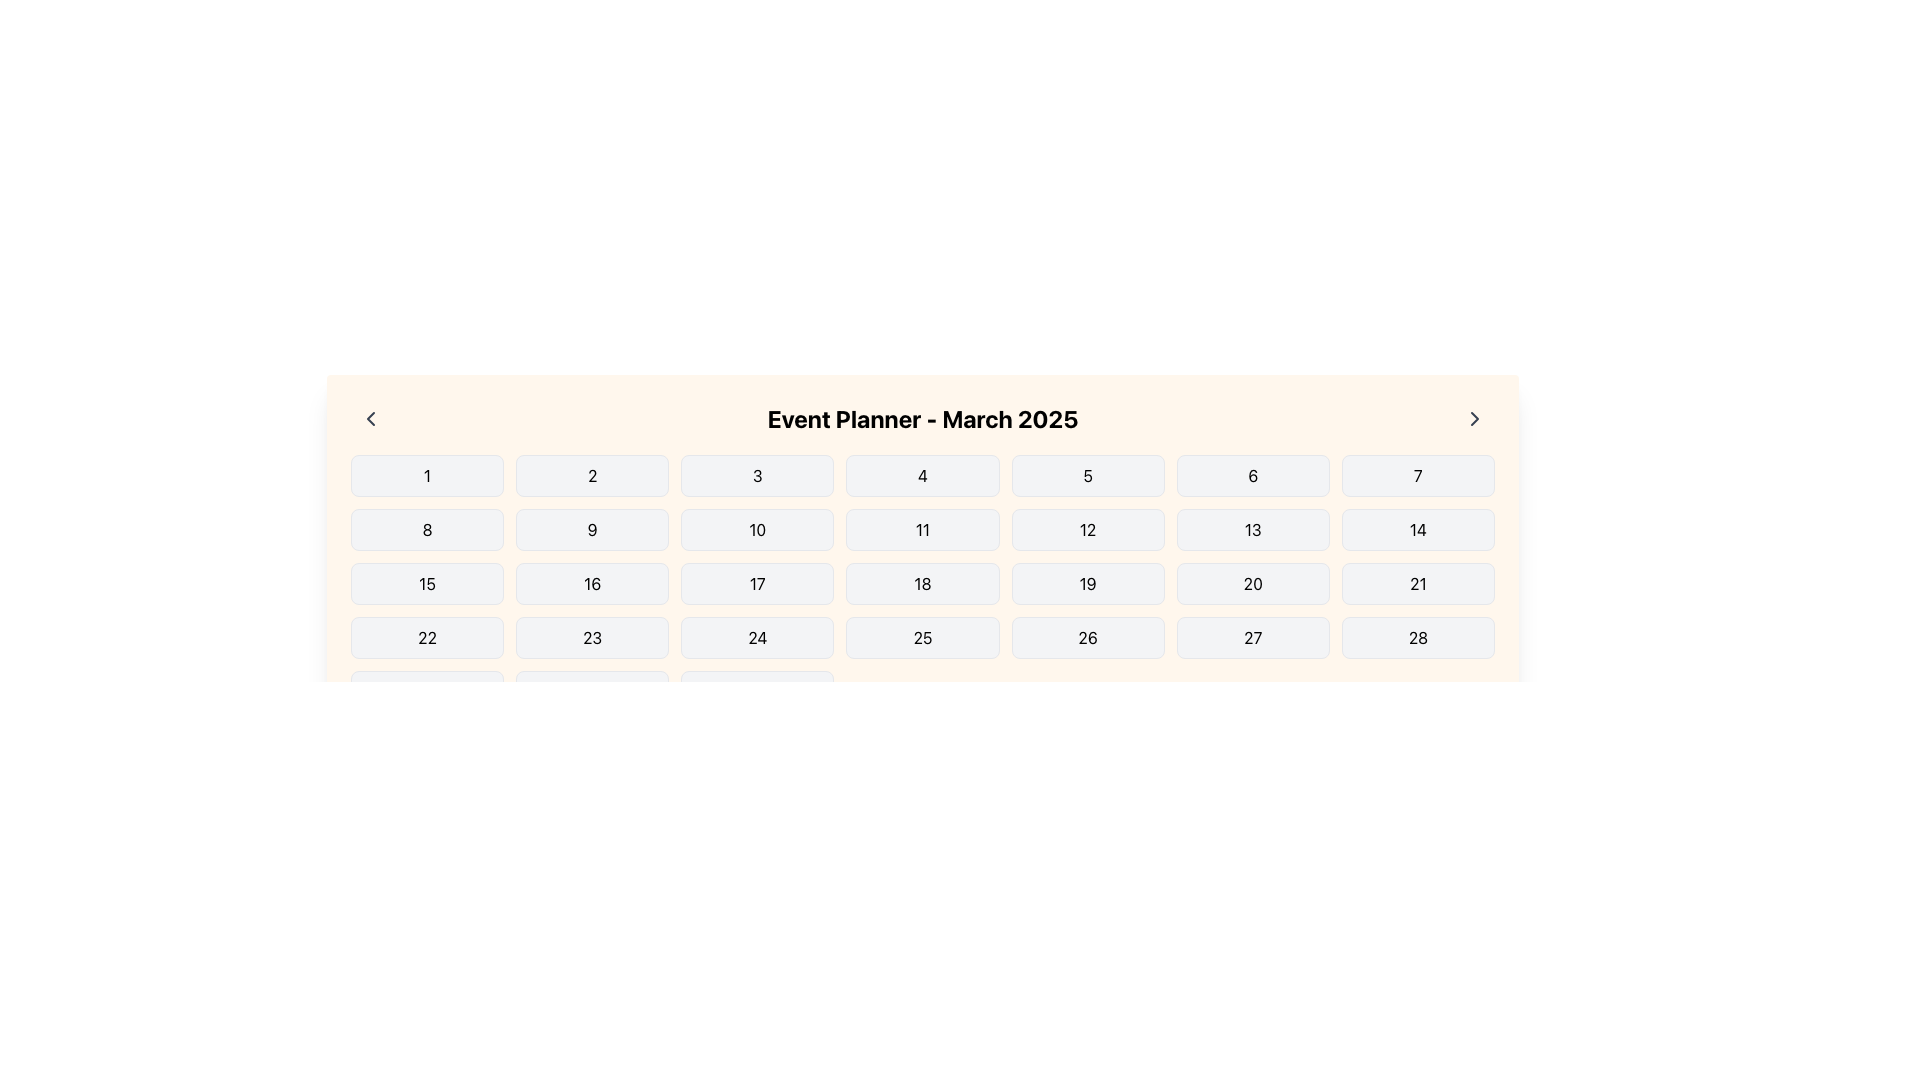  I want to click on the text label indicating the 25th day in the calendar month, located in the fifth column of the fourth row of the calendar grid, so click(921, 637).